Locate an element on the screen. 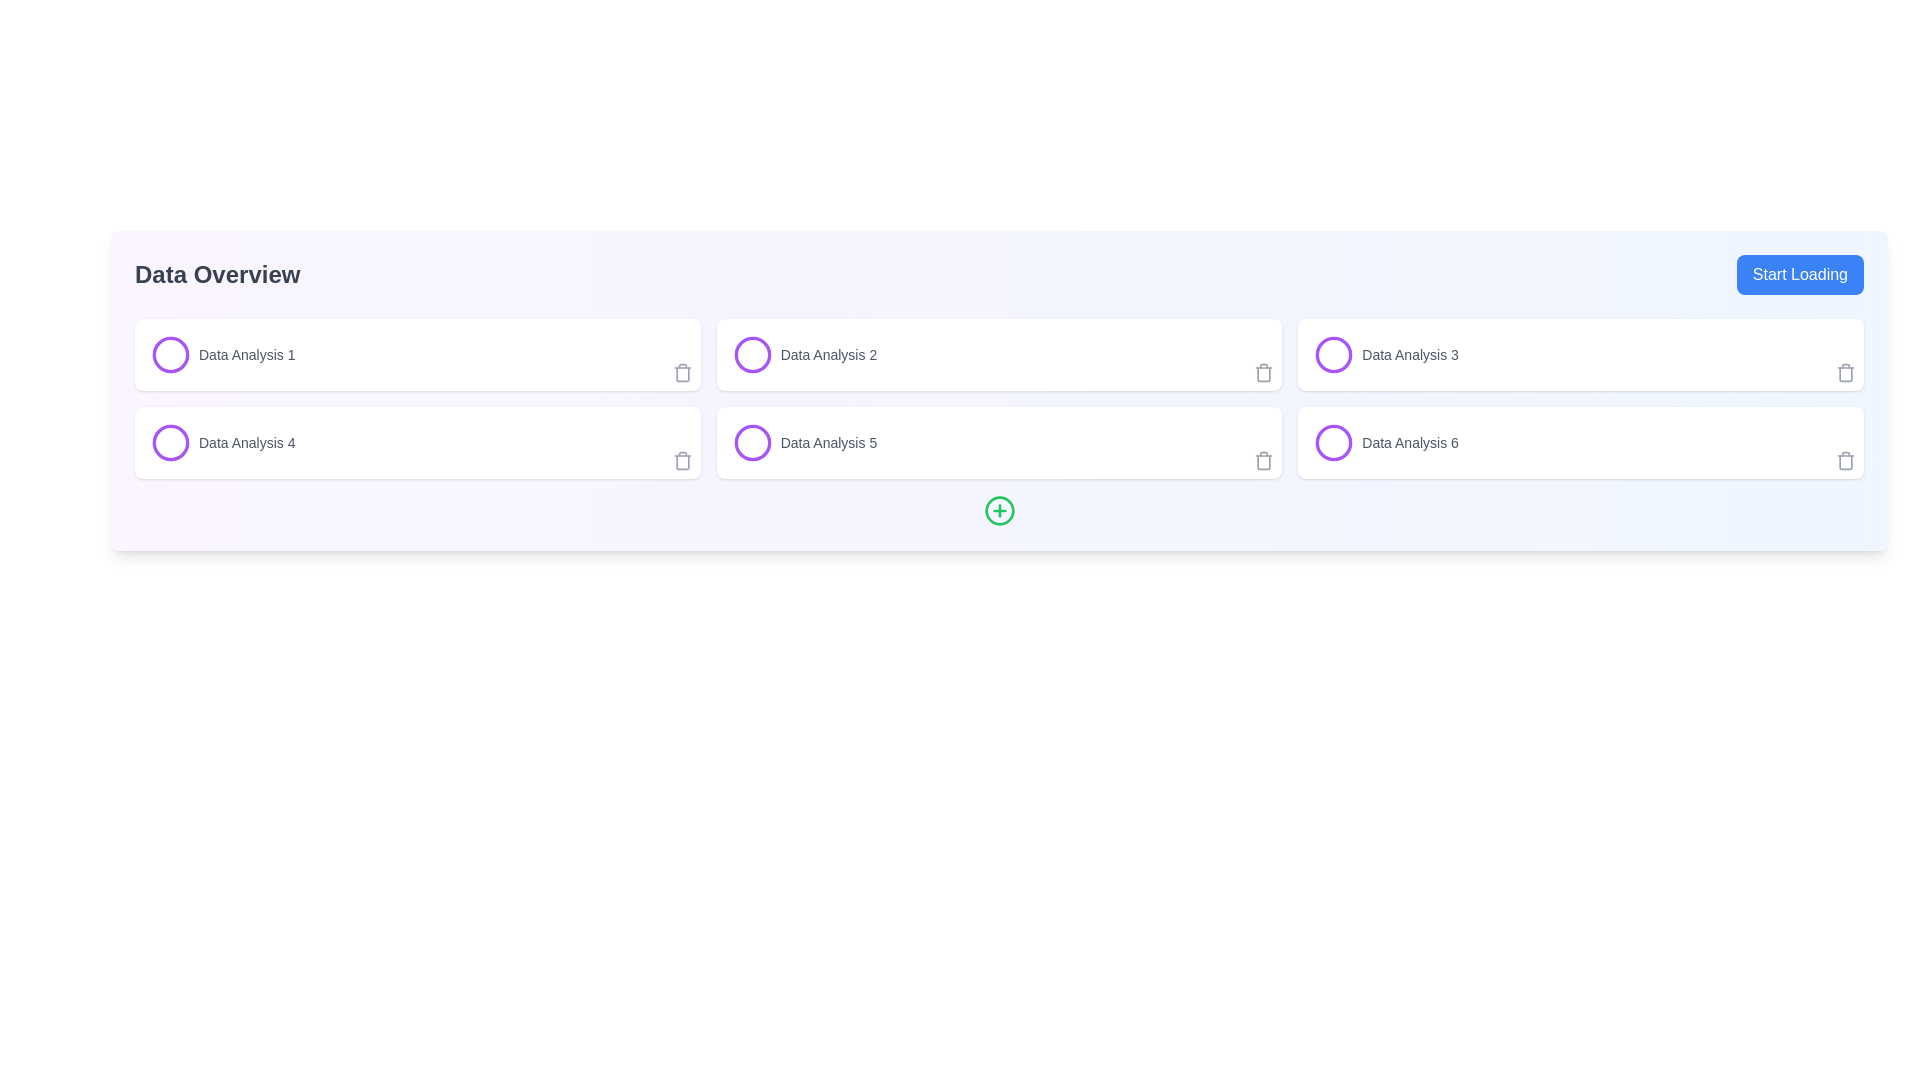 This screenshot has height=1080, width=1920. the trash can icon located in the bottom-right corner of the 'Data Analysis 6' card is located at coordinates (1845, 461).